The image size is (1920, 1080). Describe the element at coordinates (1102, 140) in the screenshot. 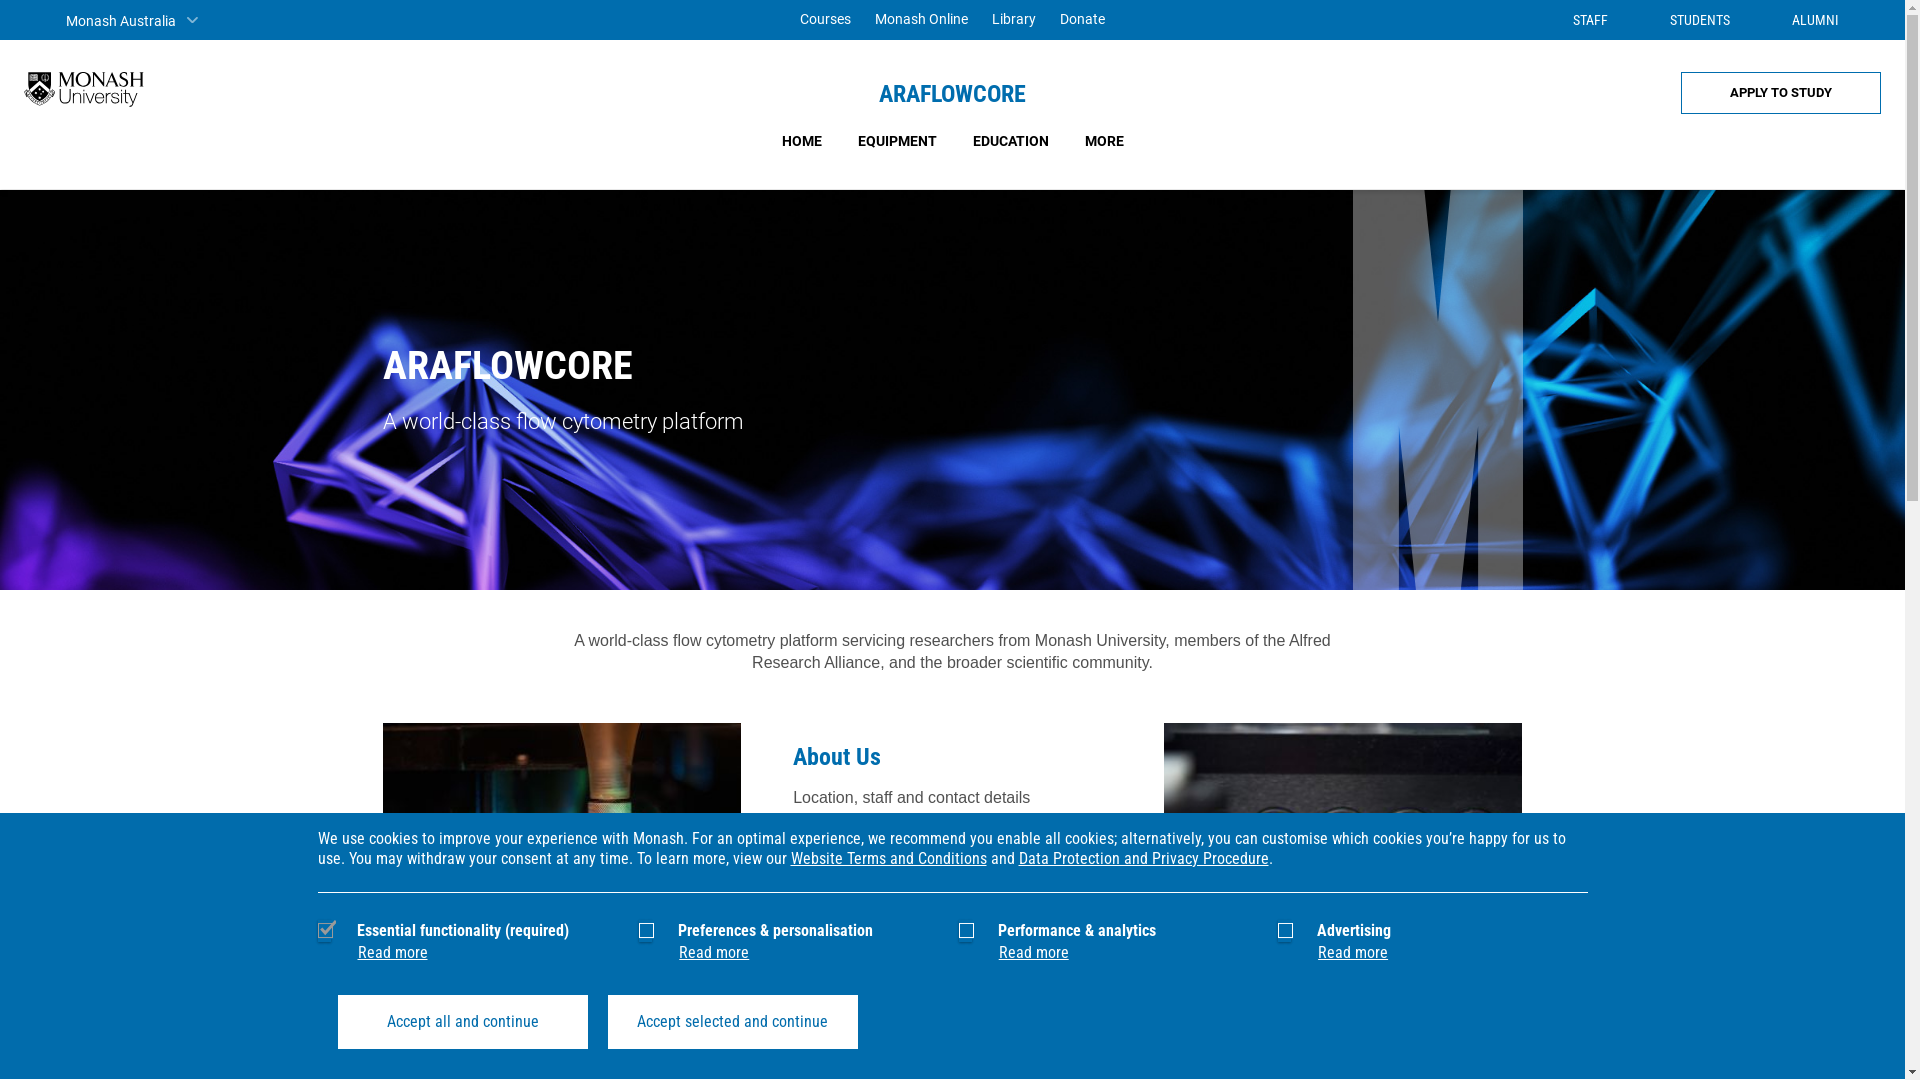

I see `'MORE'` at that location.